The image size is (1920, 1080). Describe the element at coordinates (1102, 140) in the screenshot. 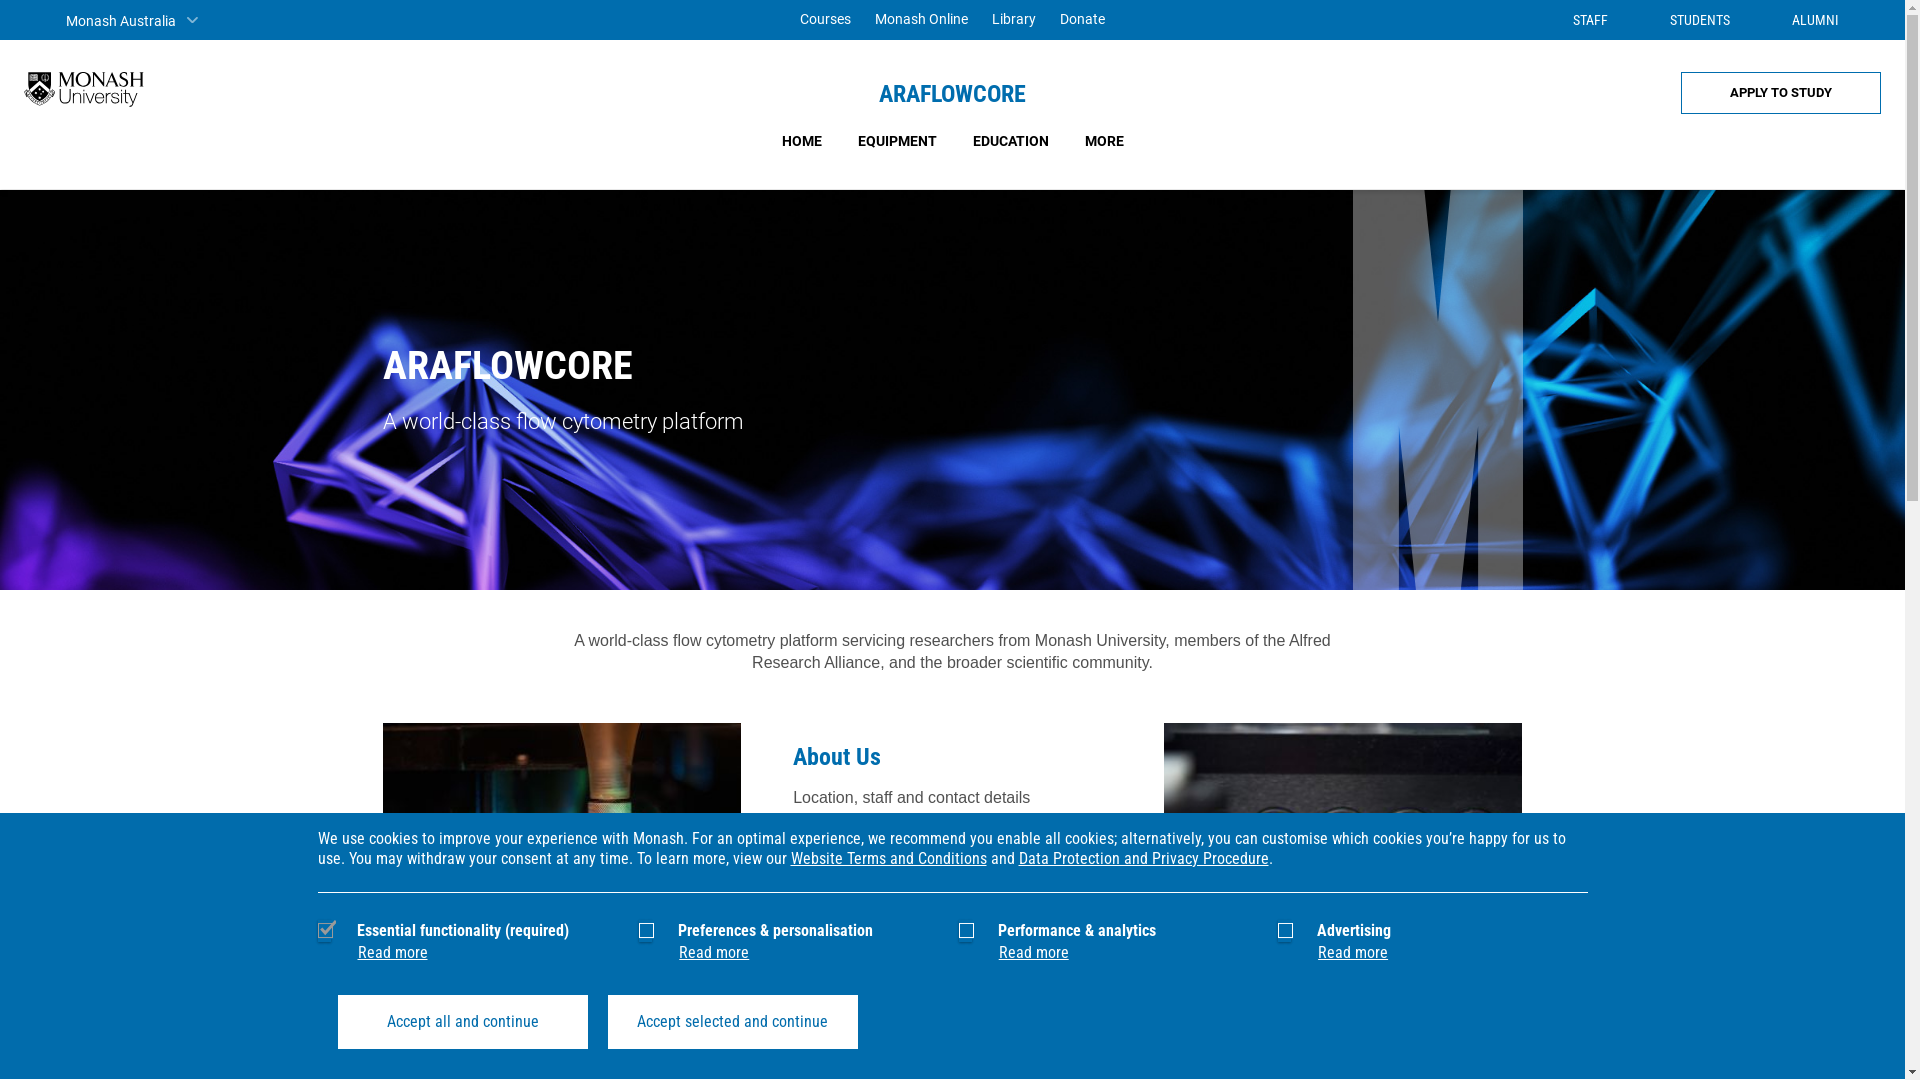

I see `'MORE'` at that location.